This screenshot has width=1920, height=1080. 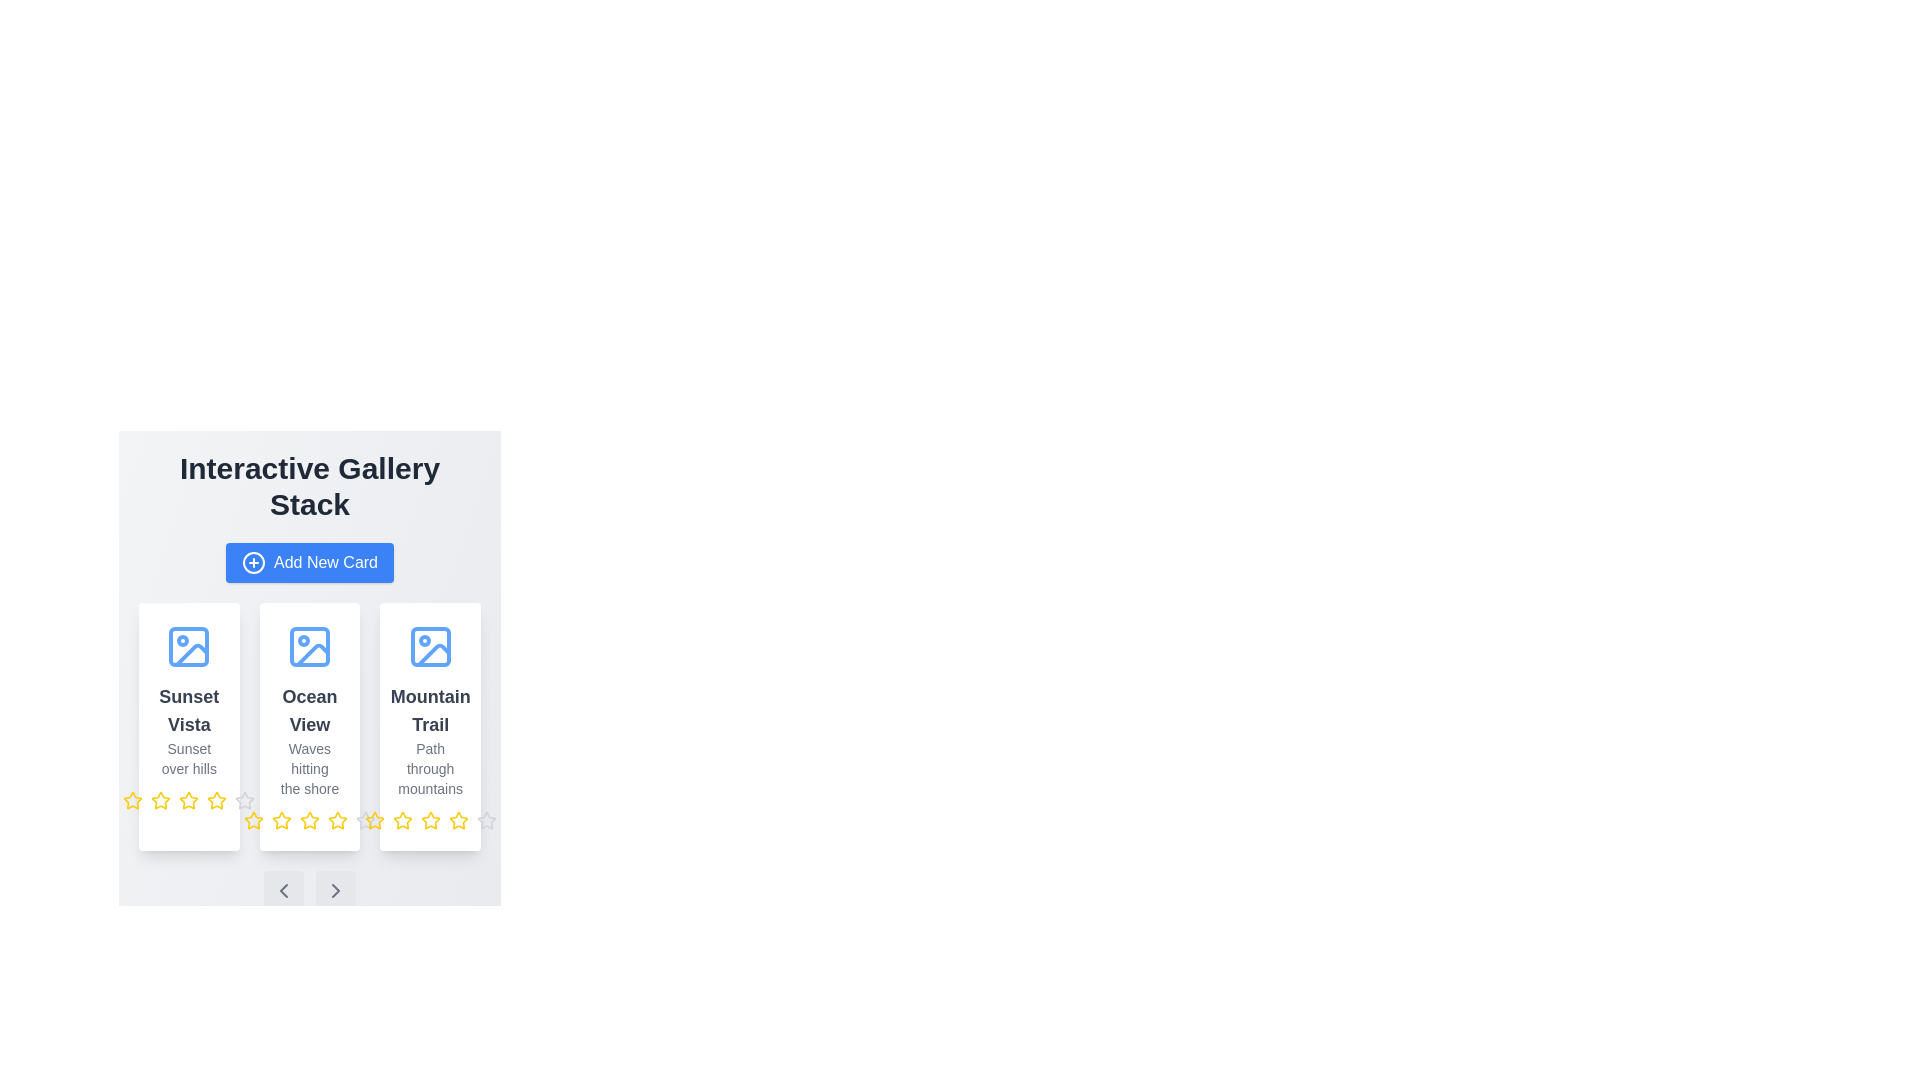 I want to click on the second star in the rating system beneath the 'Ocean View' card, so click(x=281, y=820).